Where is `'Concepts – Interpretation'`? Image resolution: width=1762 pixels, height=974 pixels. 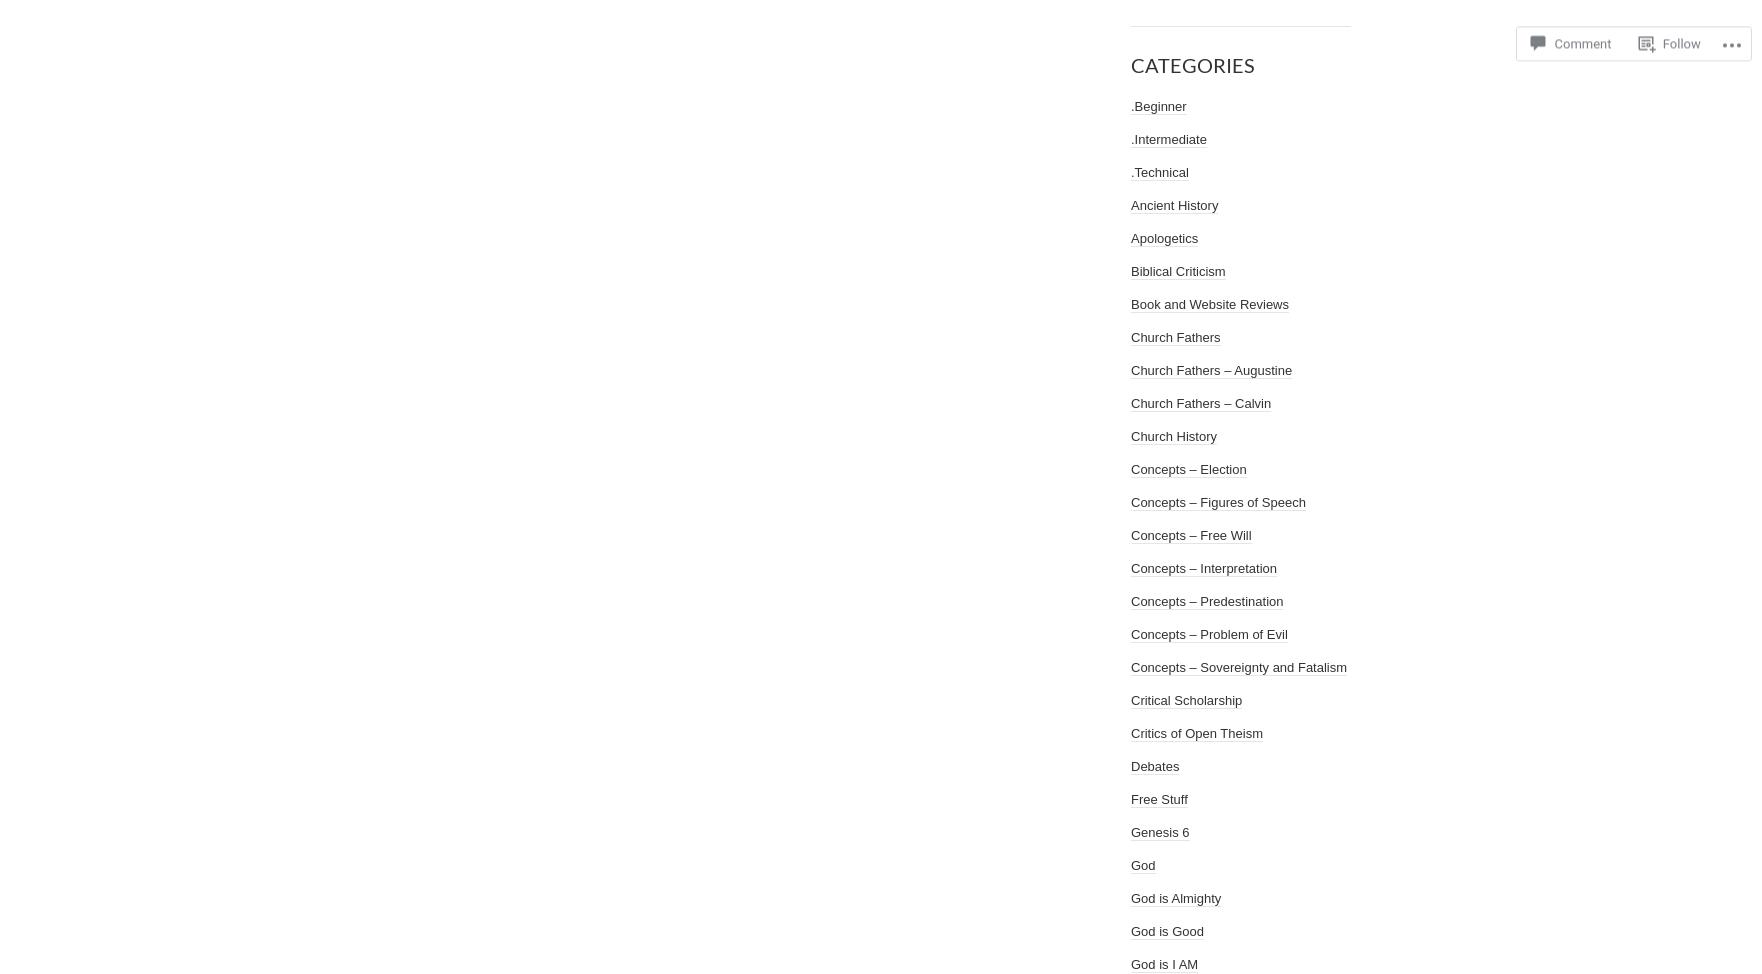 'Concepts – Interpretation' is located at coordinates (1131, 568).